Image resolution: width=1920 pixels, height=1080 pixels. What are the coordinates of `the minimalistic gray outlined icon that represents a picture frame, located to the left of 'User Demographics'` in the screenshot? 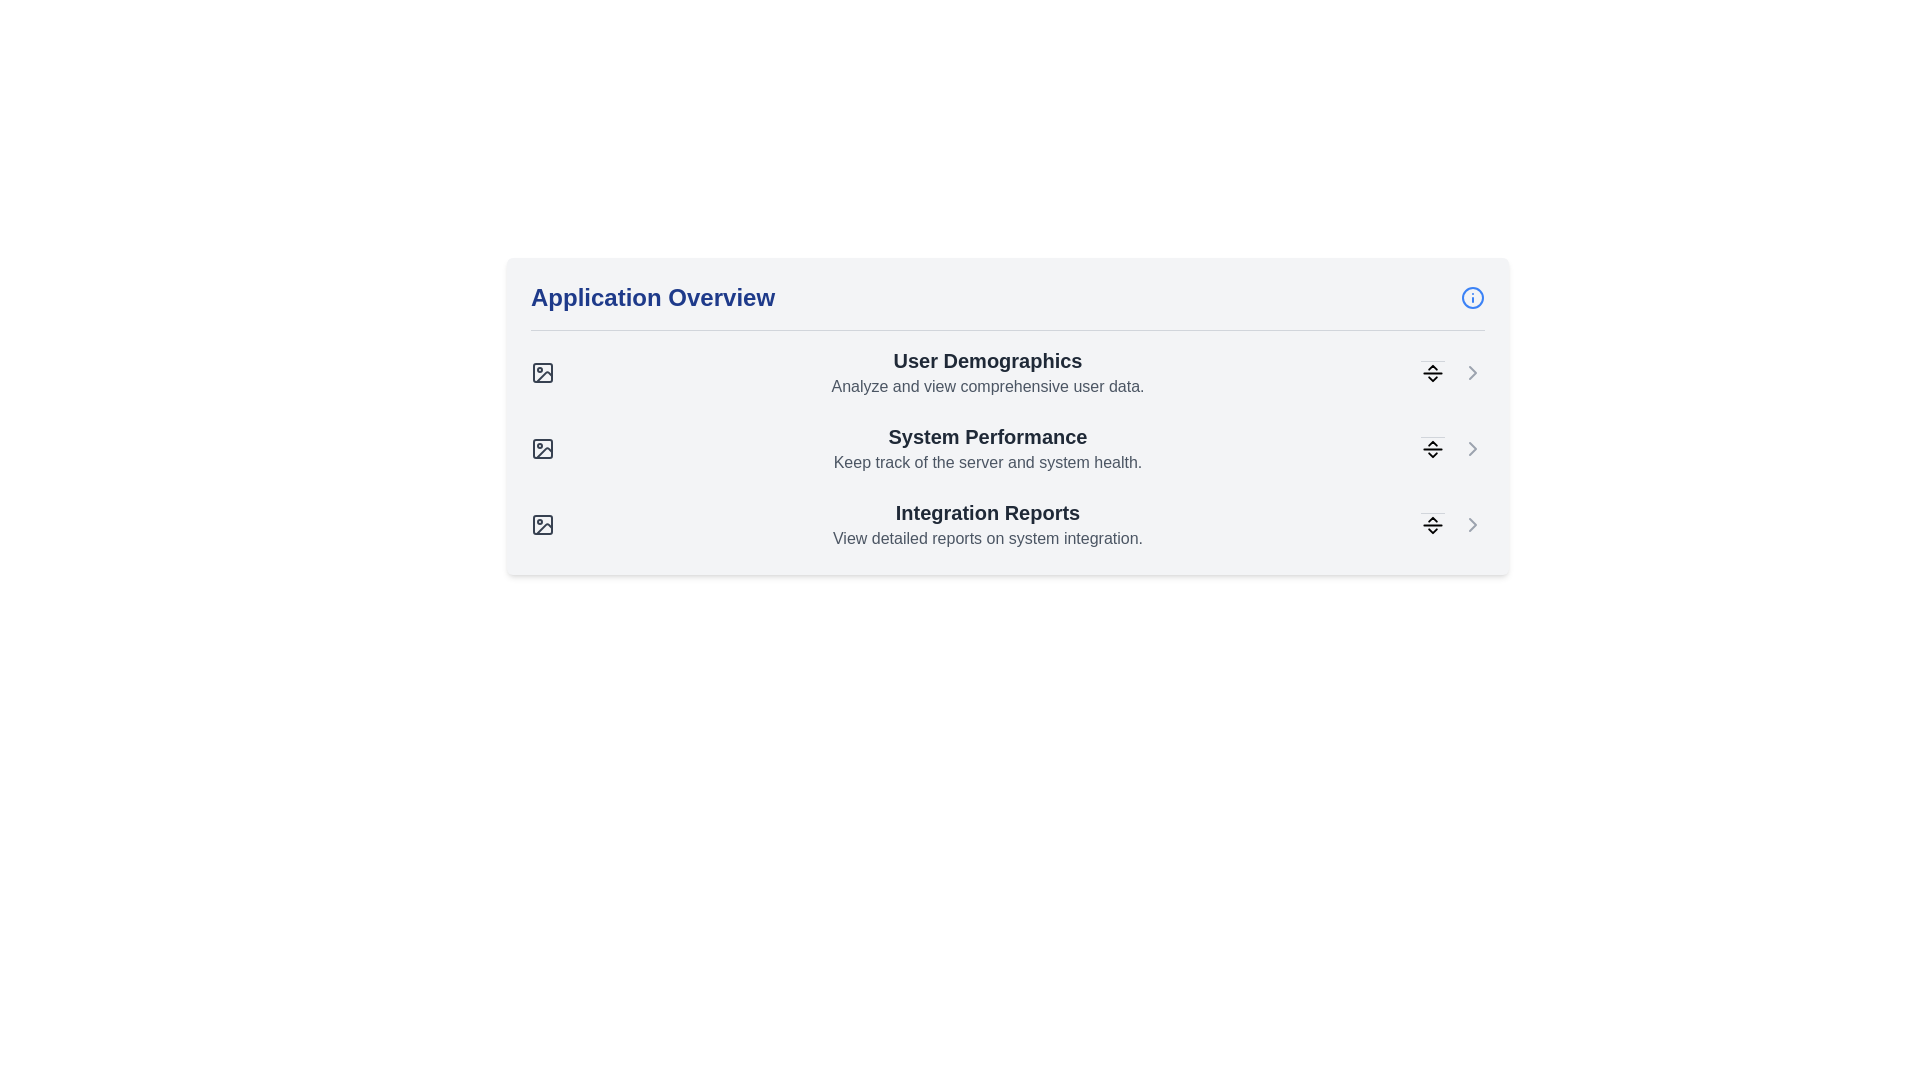 It's located at (542, 373).